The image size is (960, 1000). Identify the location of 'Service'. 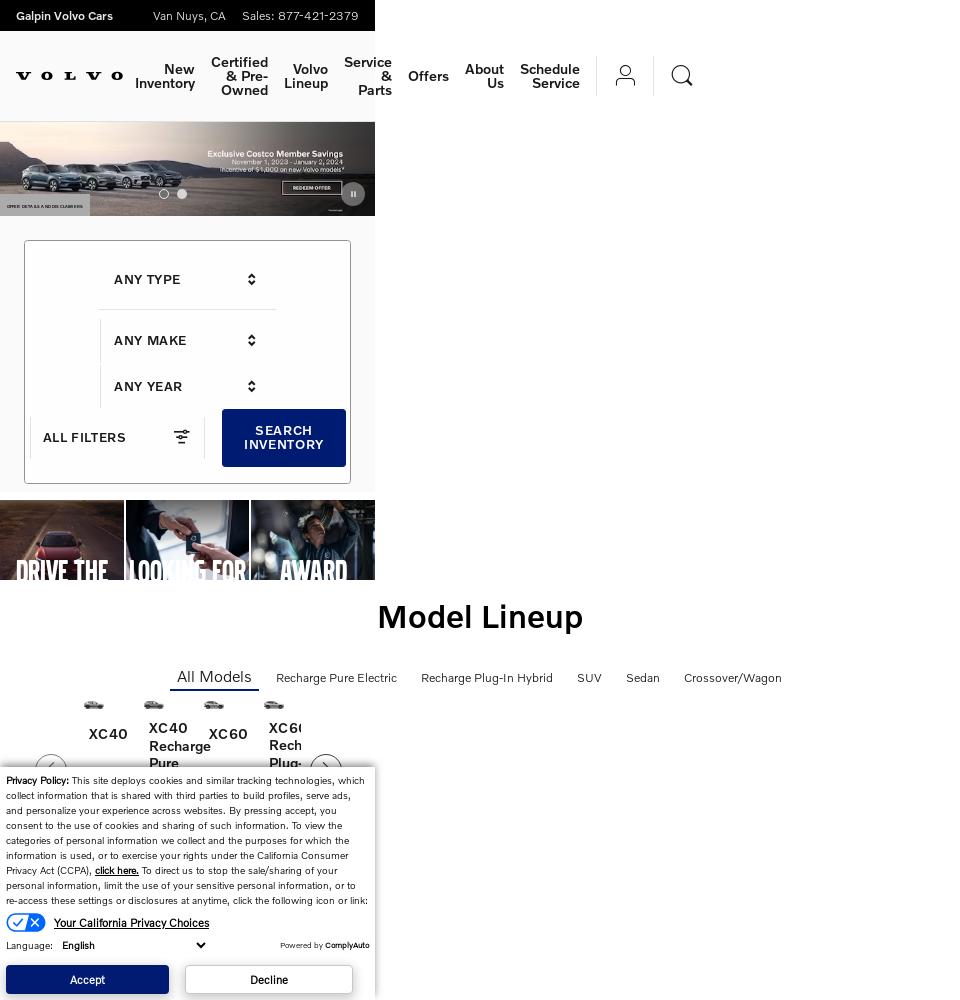
(366, 61).